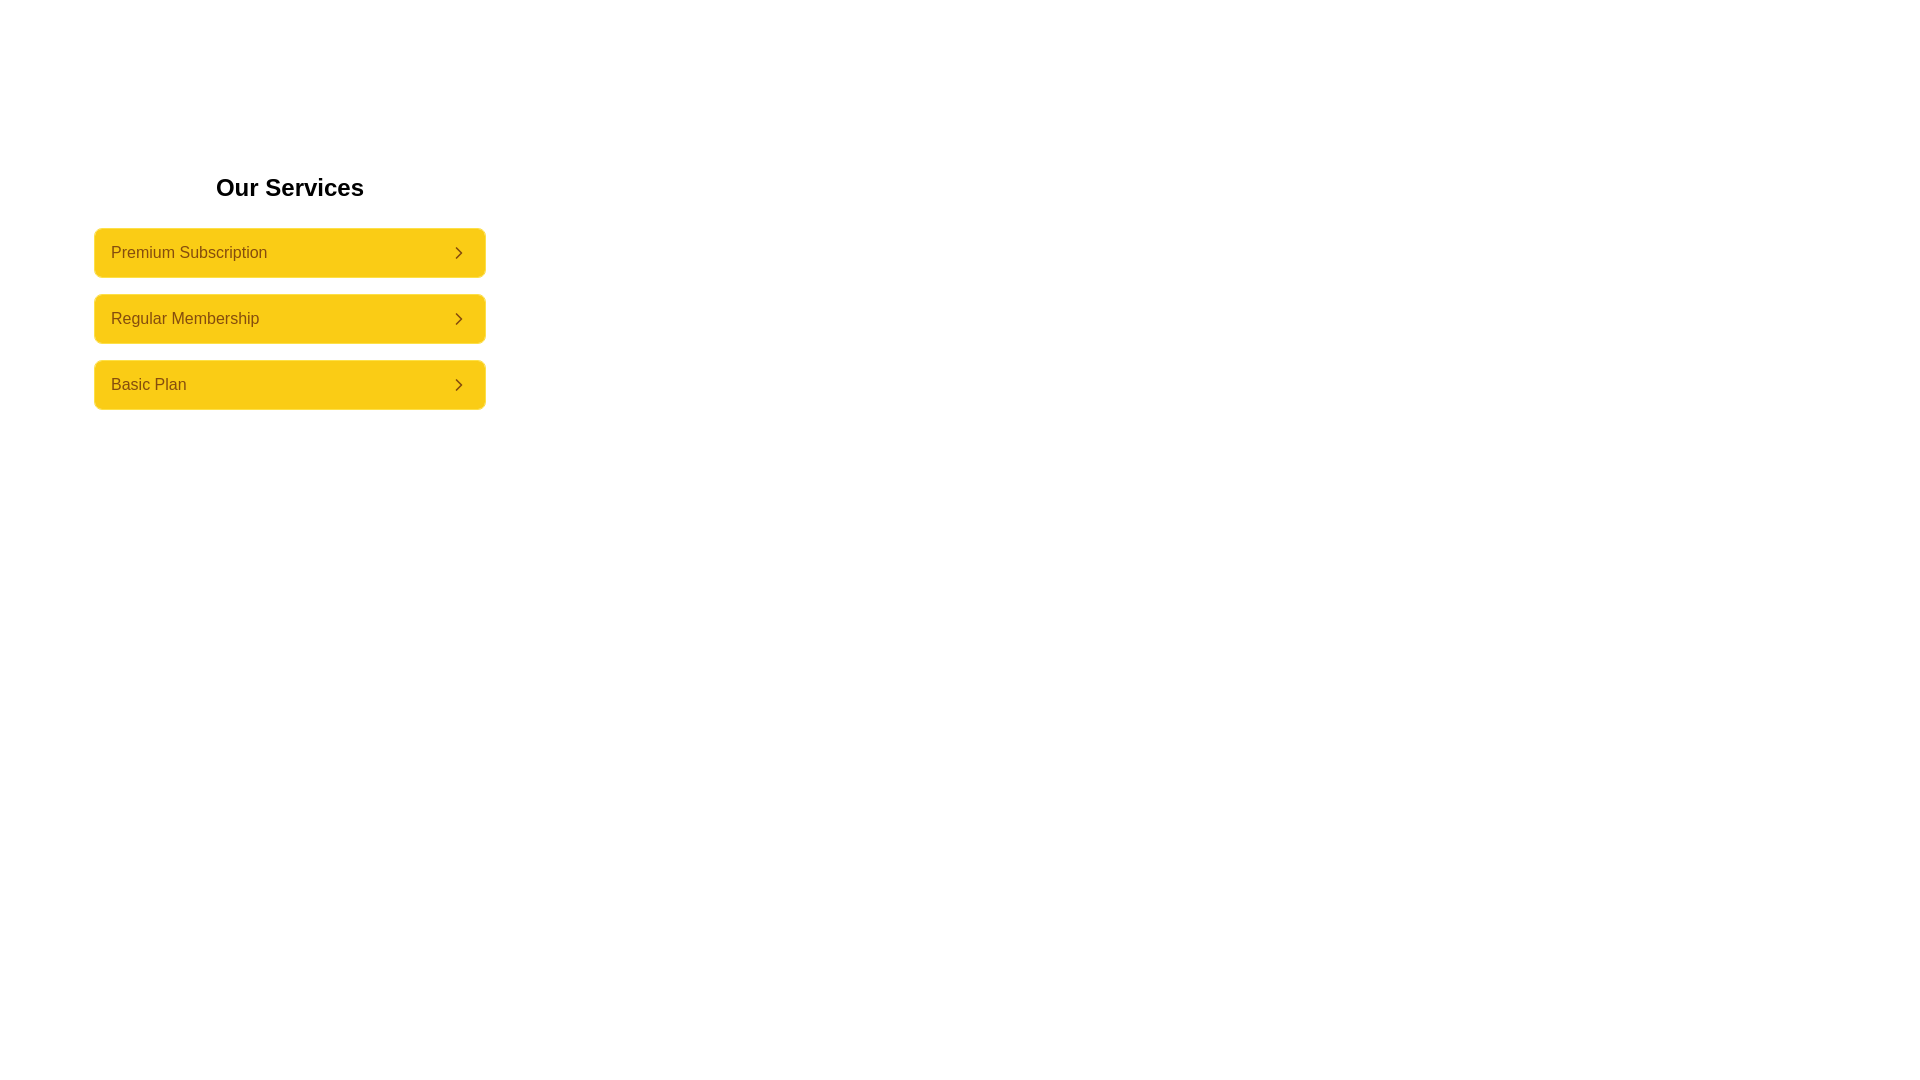 The image size is (1920, 1080). I want to click on the 'Basic Plan' text label within the vibrant yellow button, so click(147, 385).